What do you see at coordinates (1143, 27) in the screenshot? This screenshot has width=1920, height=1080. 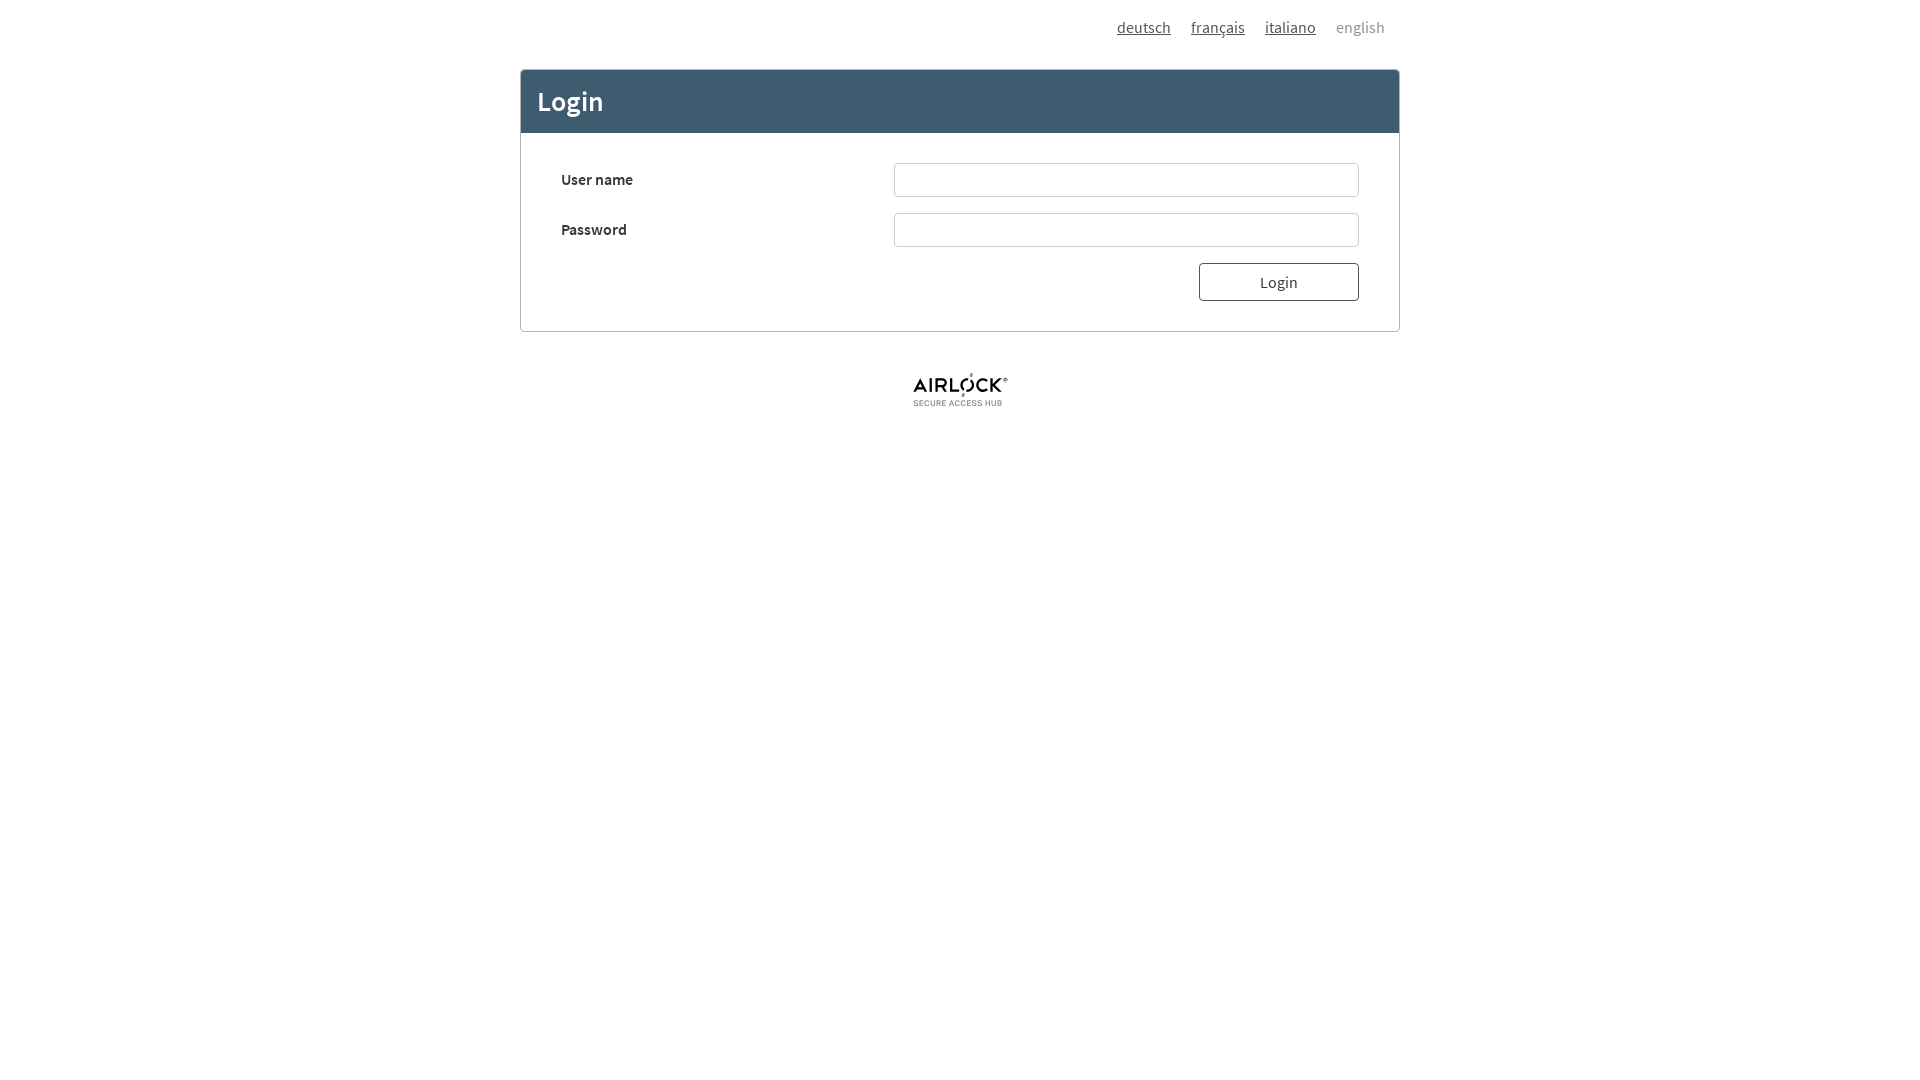 I see `'deutsch'` at bounding box center [1143, 27].